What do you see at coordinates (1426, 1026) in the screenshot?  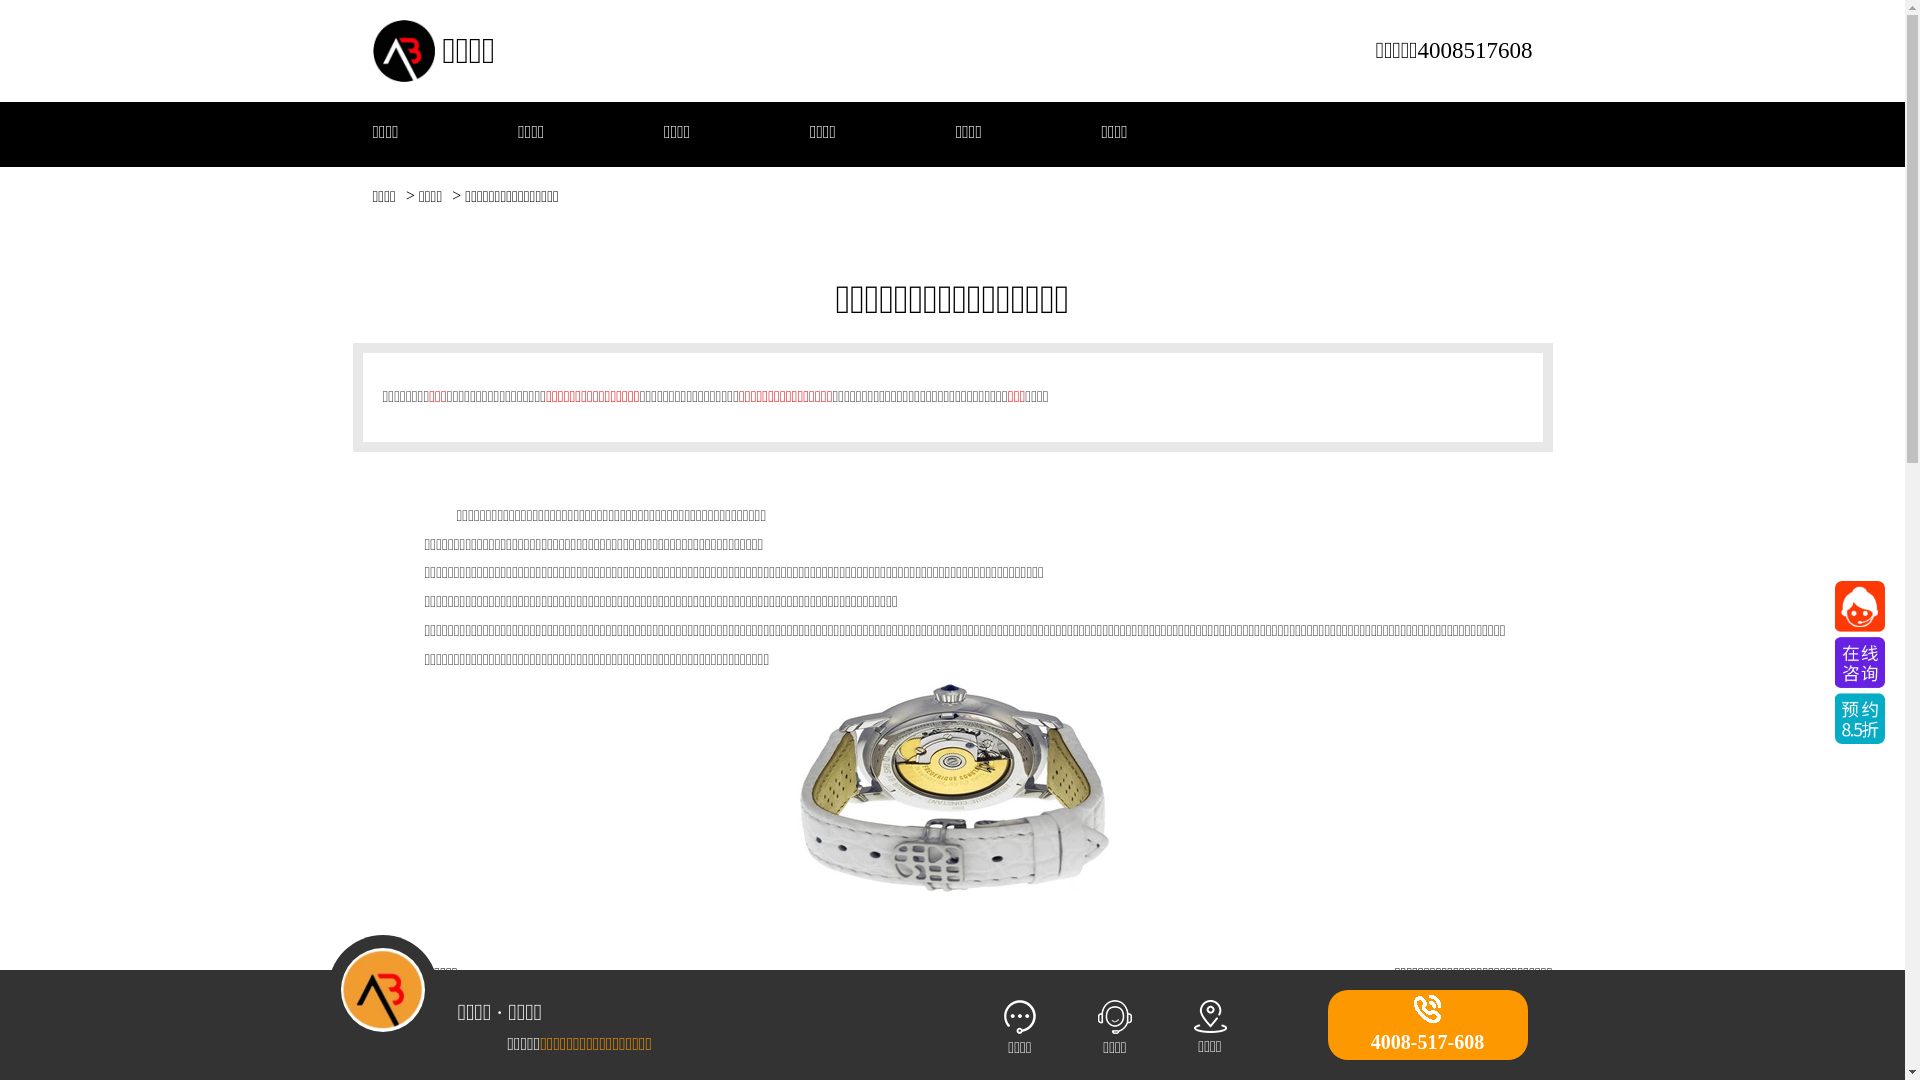 I see `'4008-517-608'` at bounding box center [1426, 1026].